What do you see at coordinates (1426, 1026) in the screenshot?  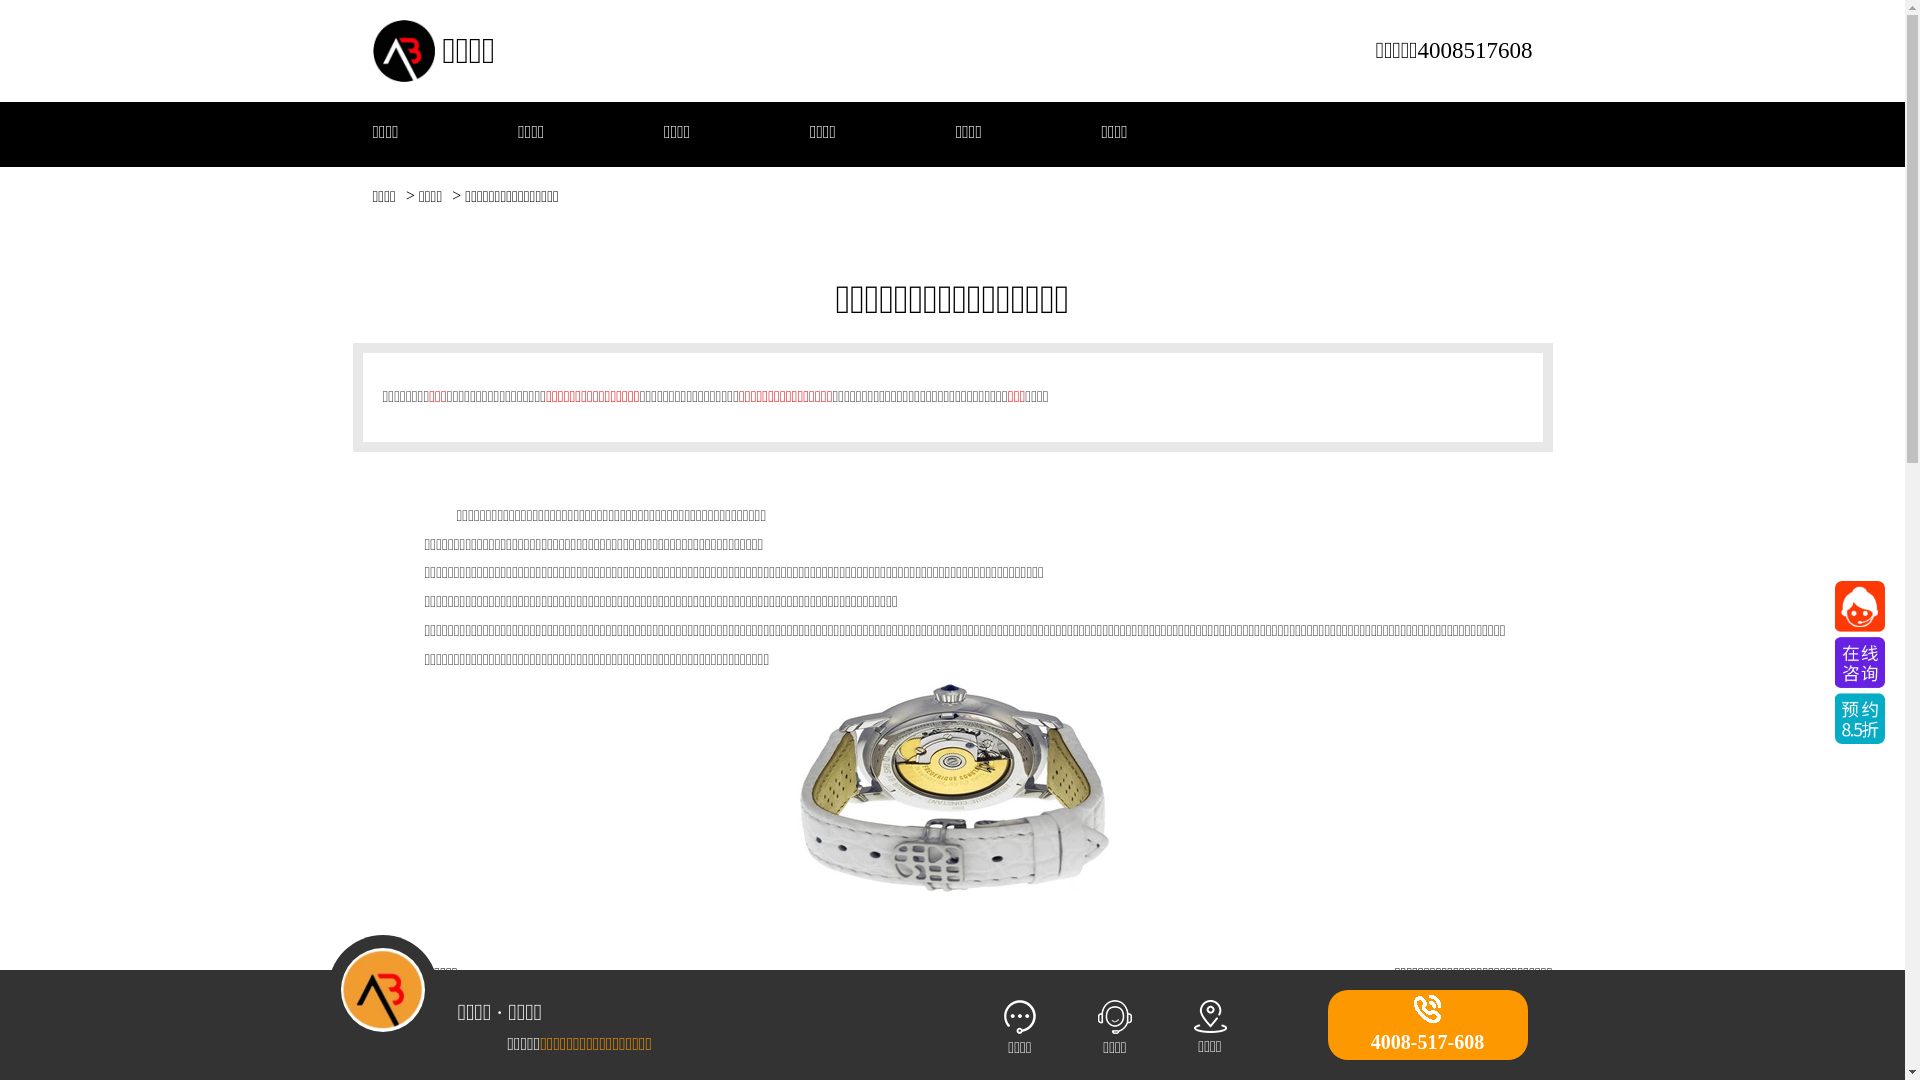 I see `'4008-517-608'` at bounding box center [1426, 1026].